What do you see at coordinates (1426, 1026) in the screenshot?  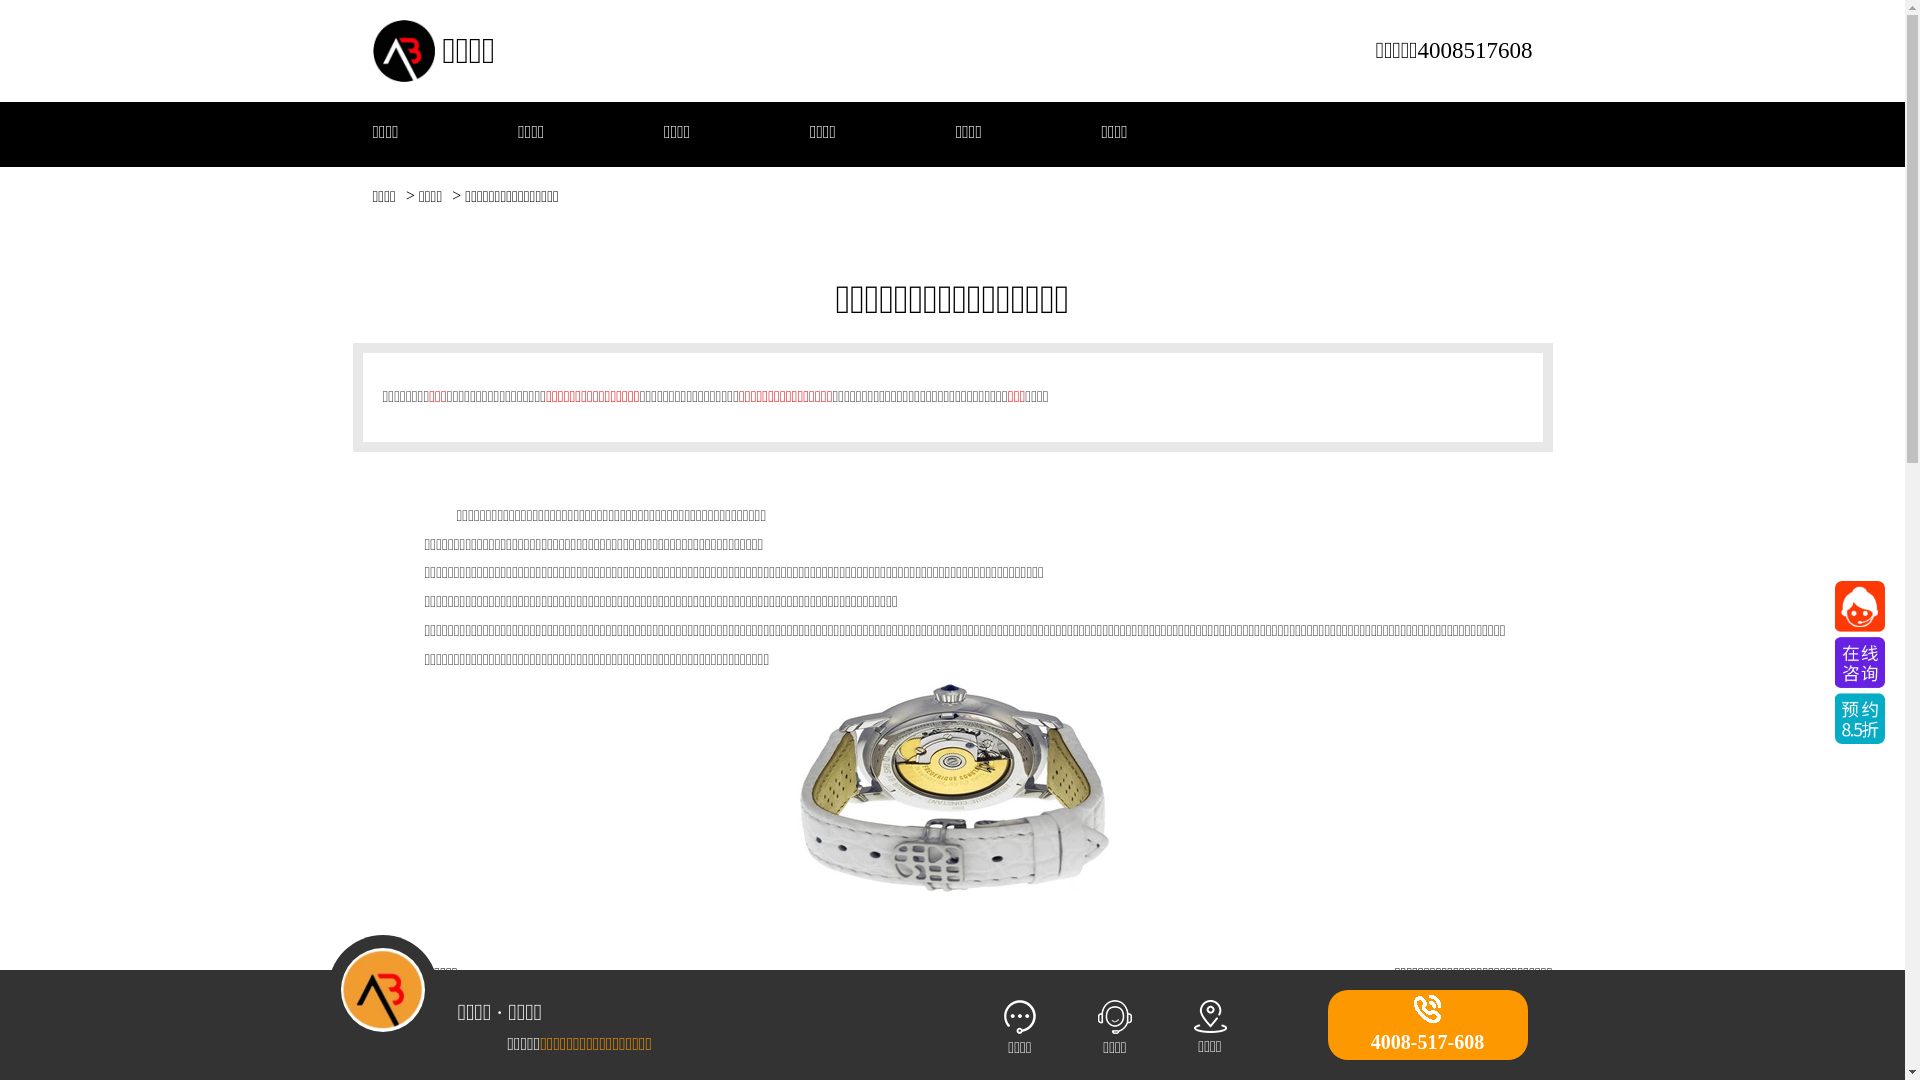 I see `'4008-517-608'` at bounding box center [1426, 1026].